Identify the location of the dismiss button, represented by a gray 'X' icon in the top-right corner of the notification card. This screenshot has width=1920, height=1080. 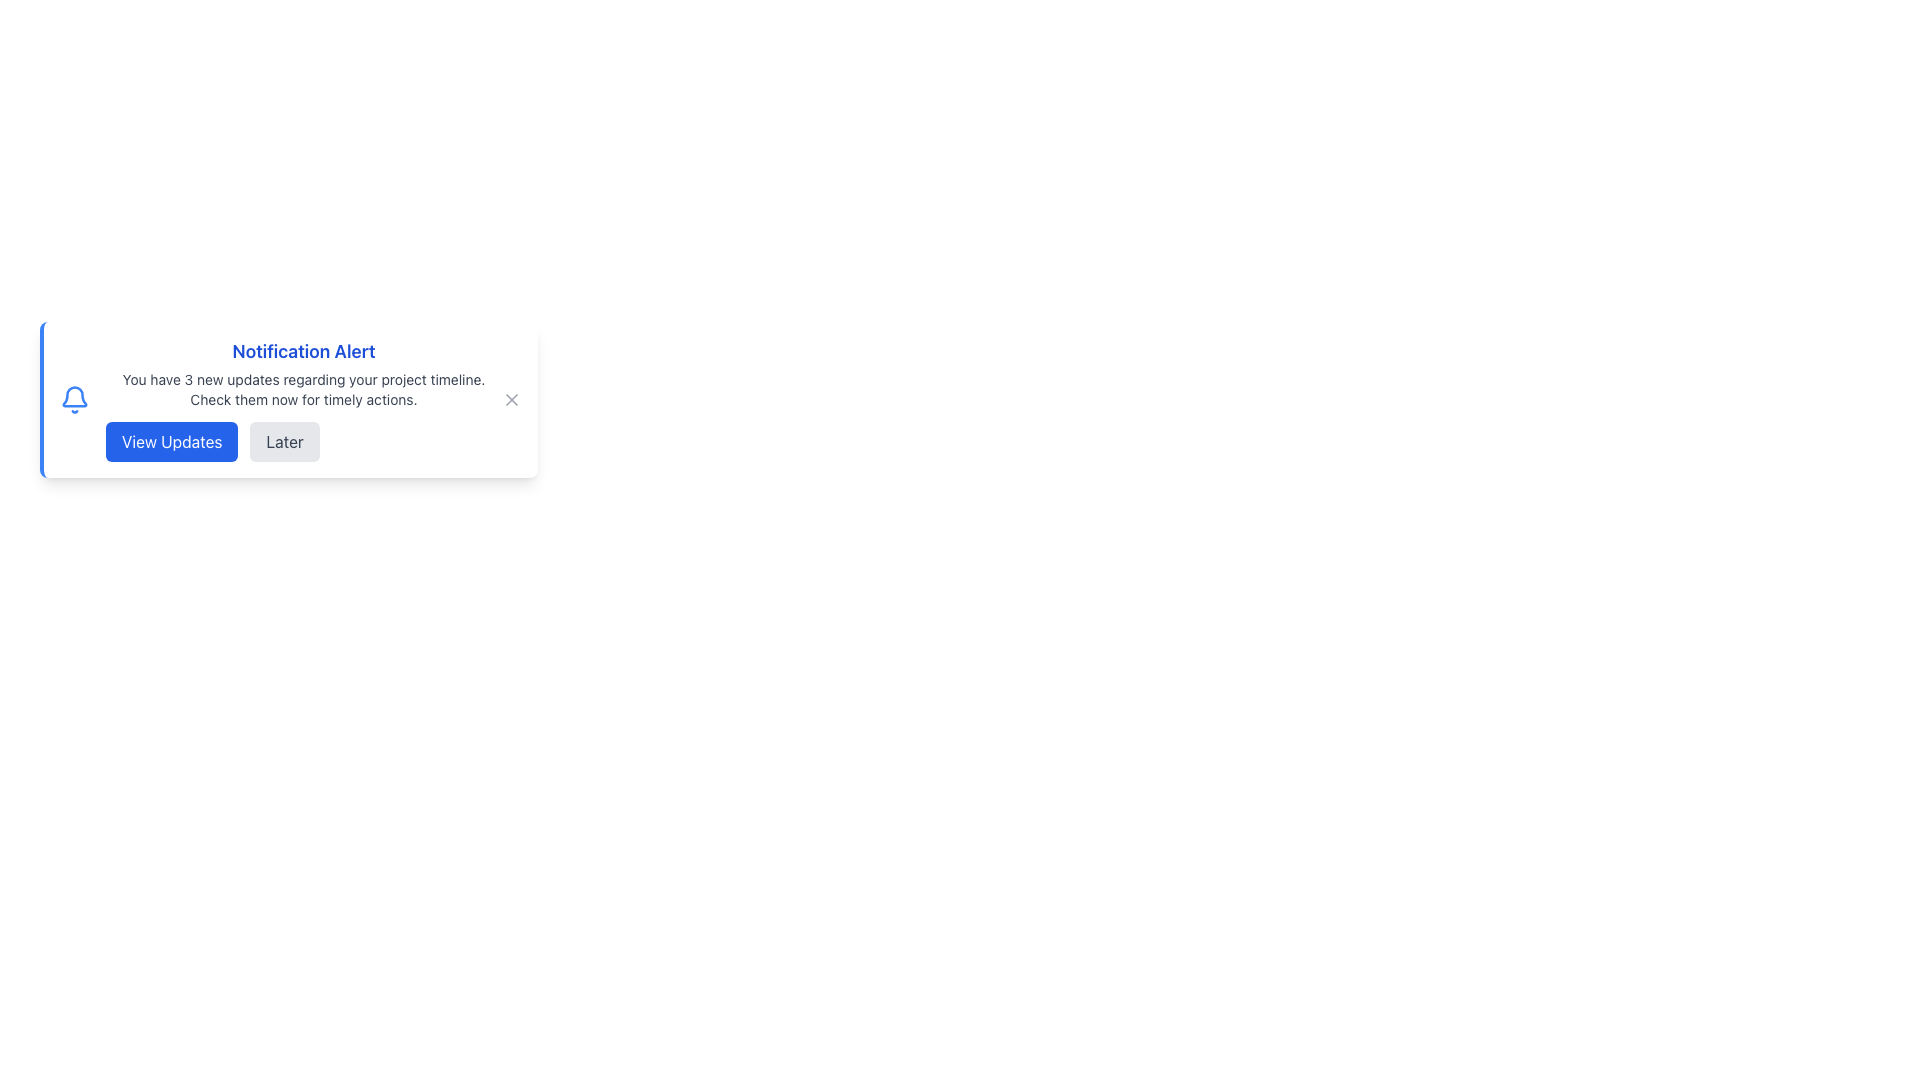
(512, 400).